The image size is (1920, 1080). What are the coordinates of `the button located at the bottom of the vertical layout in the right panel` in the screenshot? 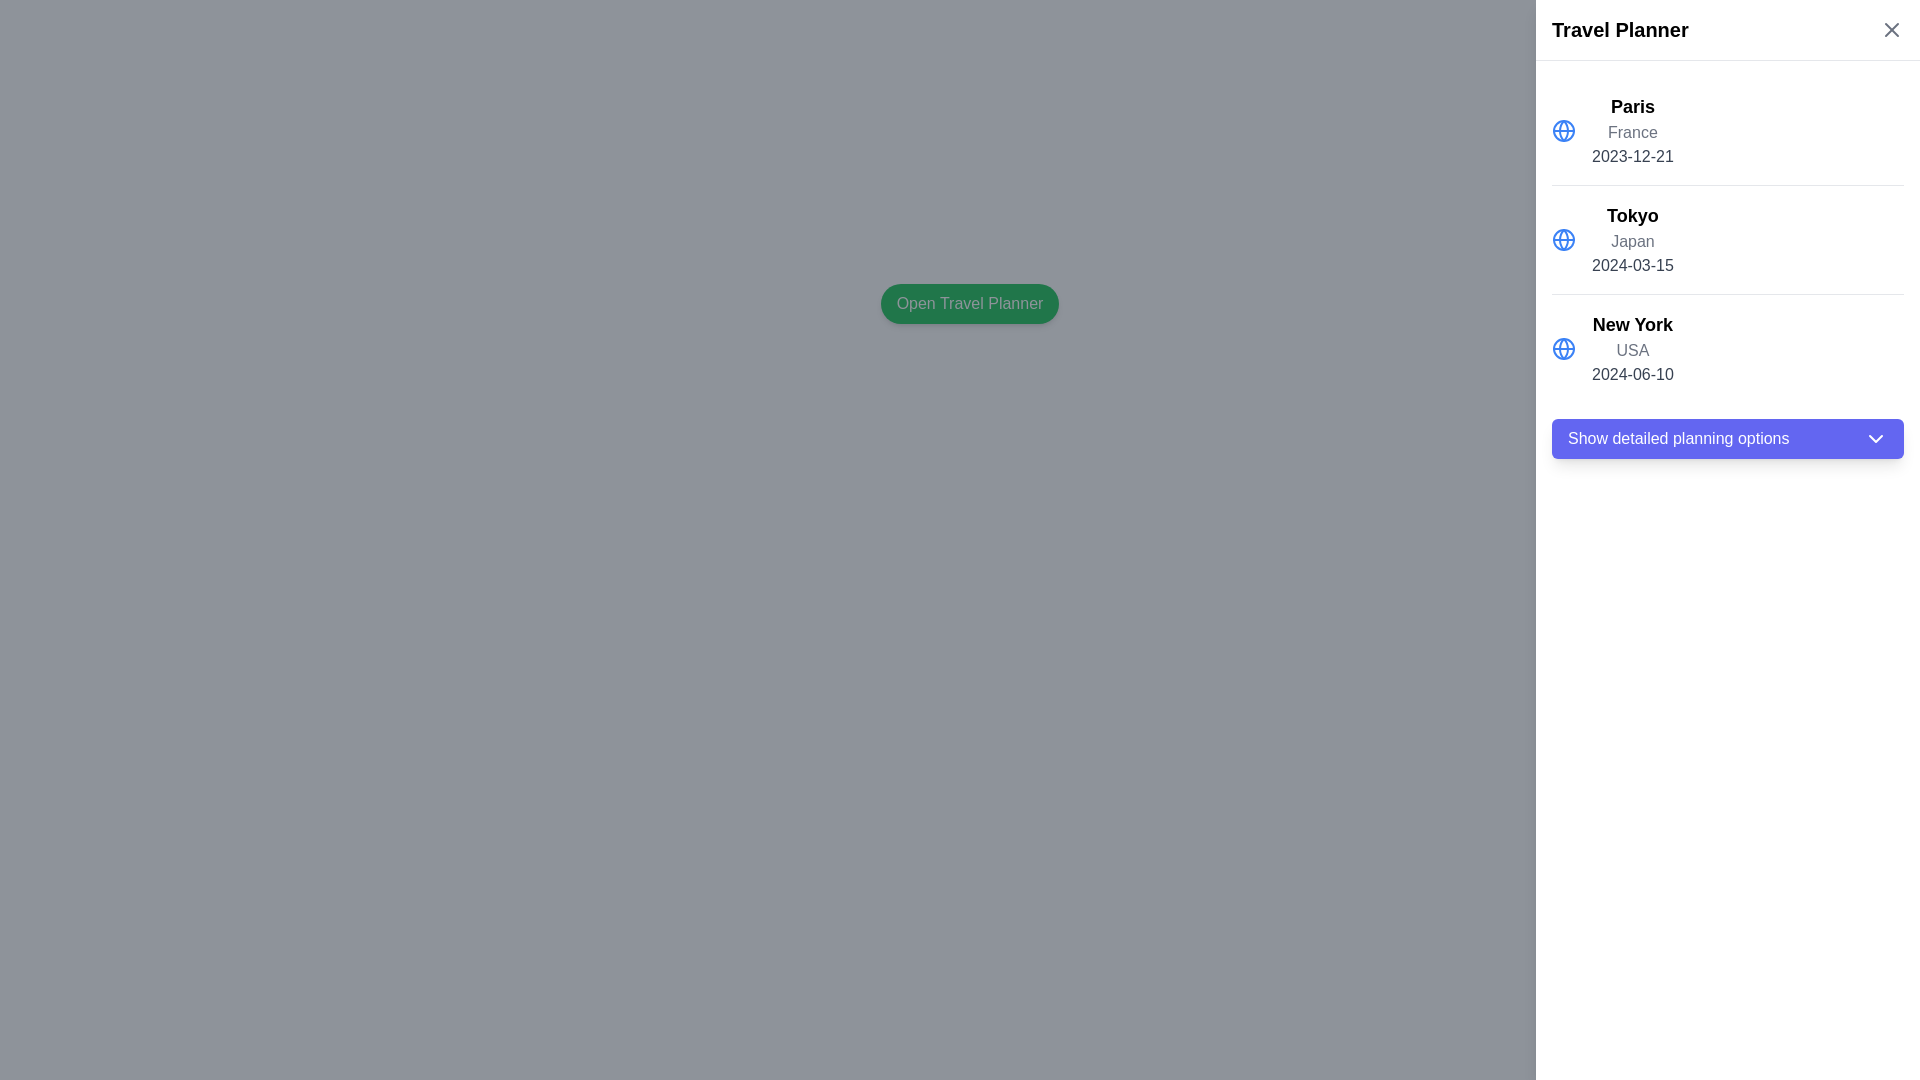 It's located at (1727, 438).